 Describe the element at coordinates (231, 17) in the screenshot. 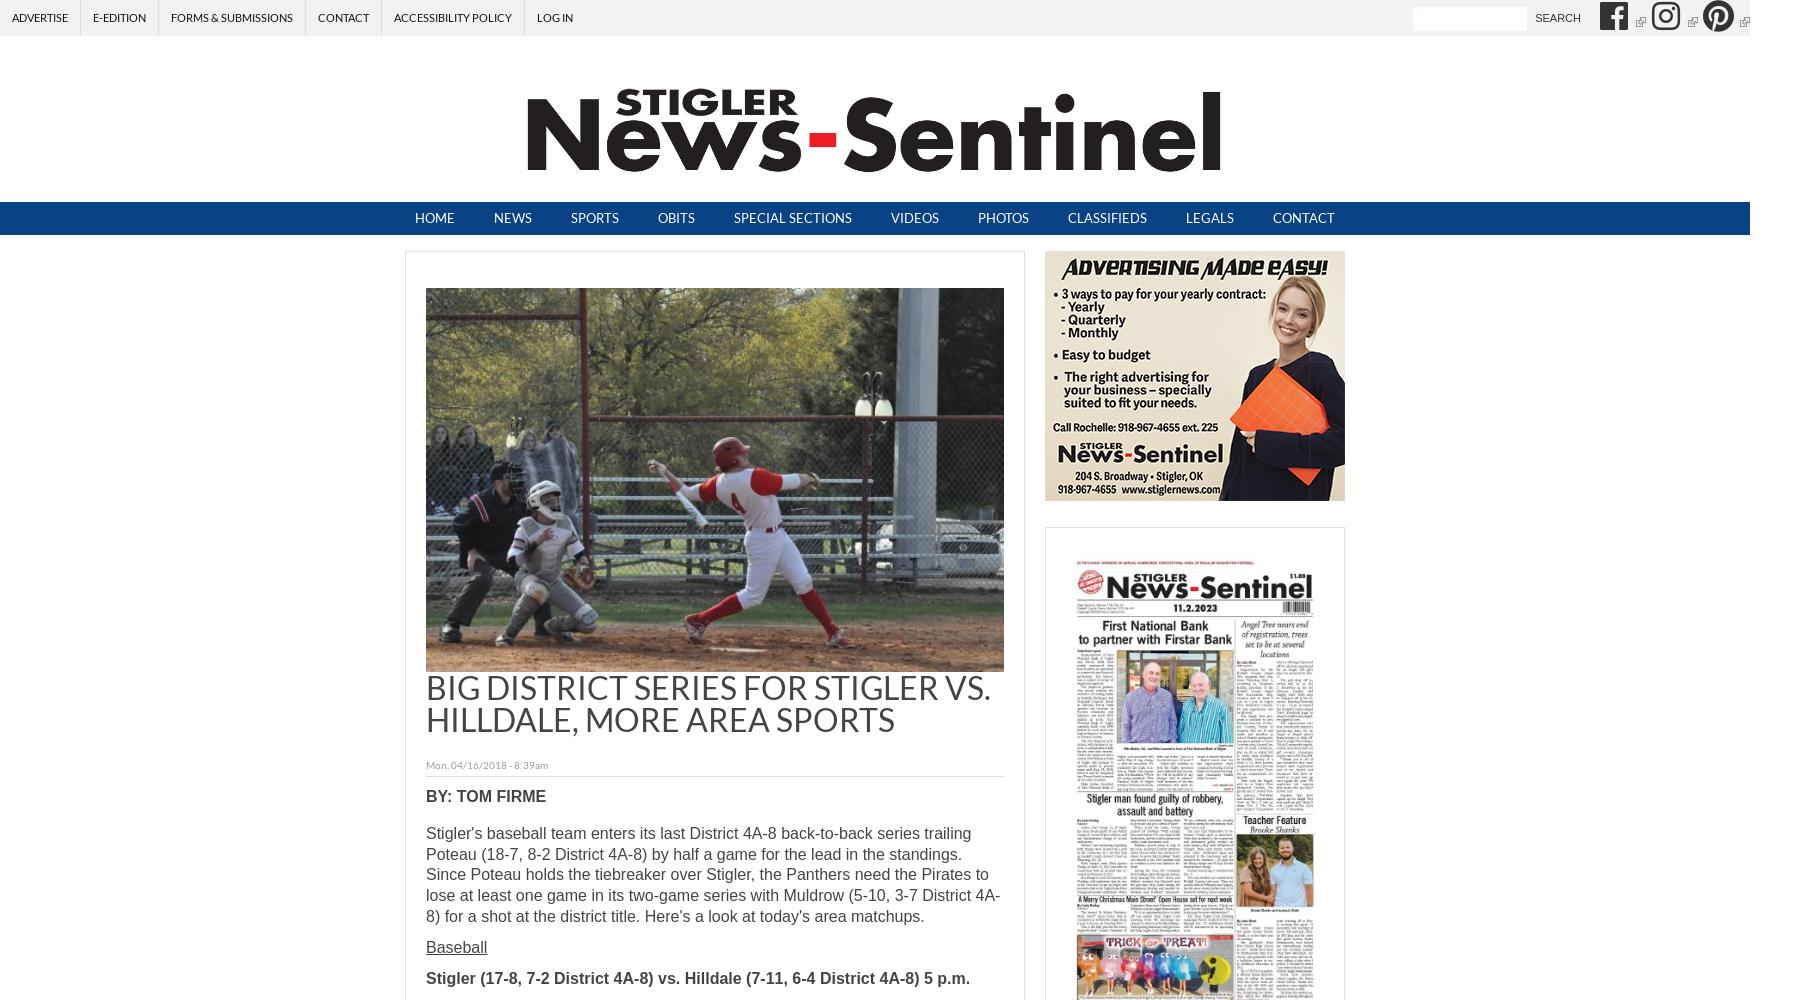

I see `'Forms & Submissions'` at that location.